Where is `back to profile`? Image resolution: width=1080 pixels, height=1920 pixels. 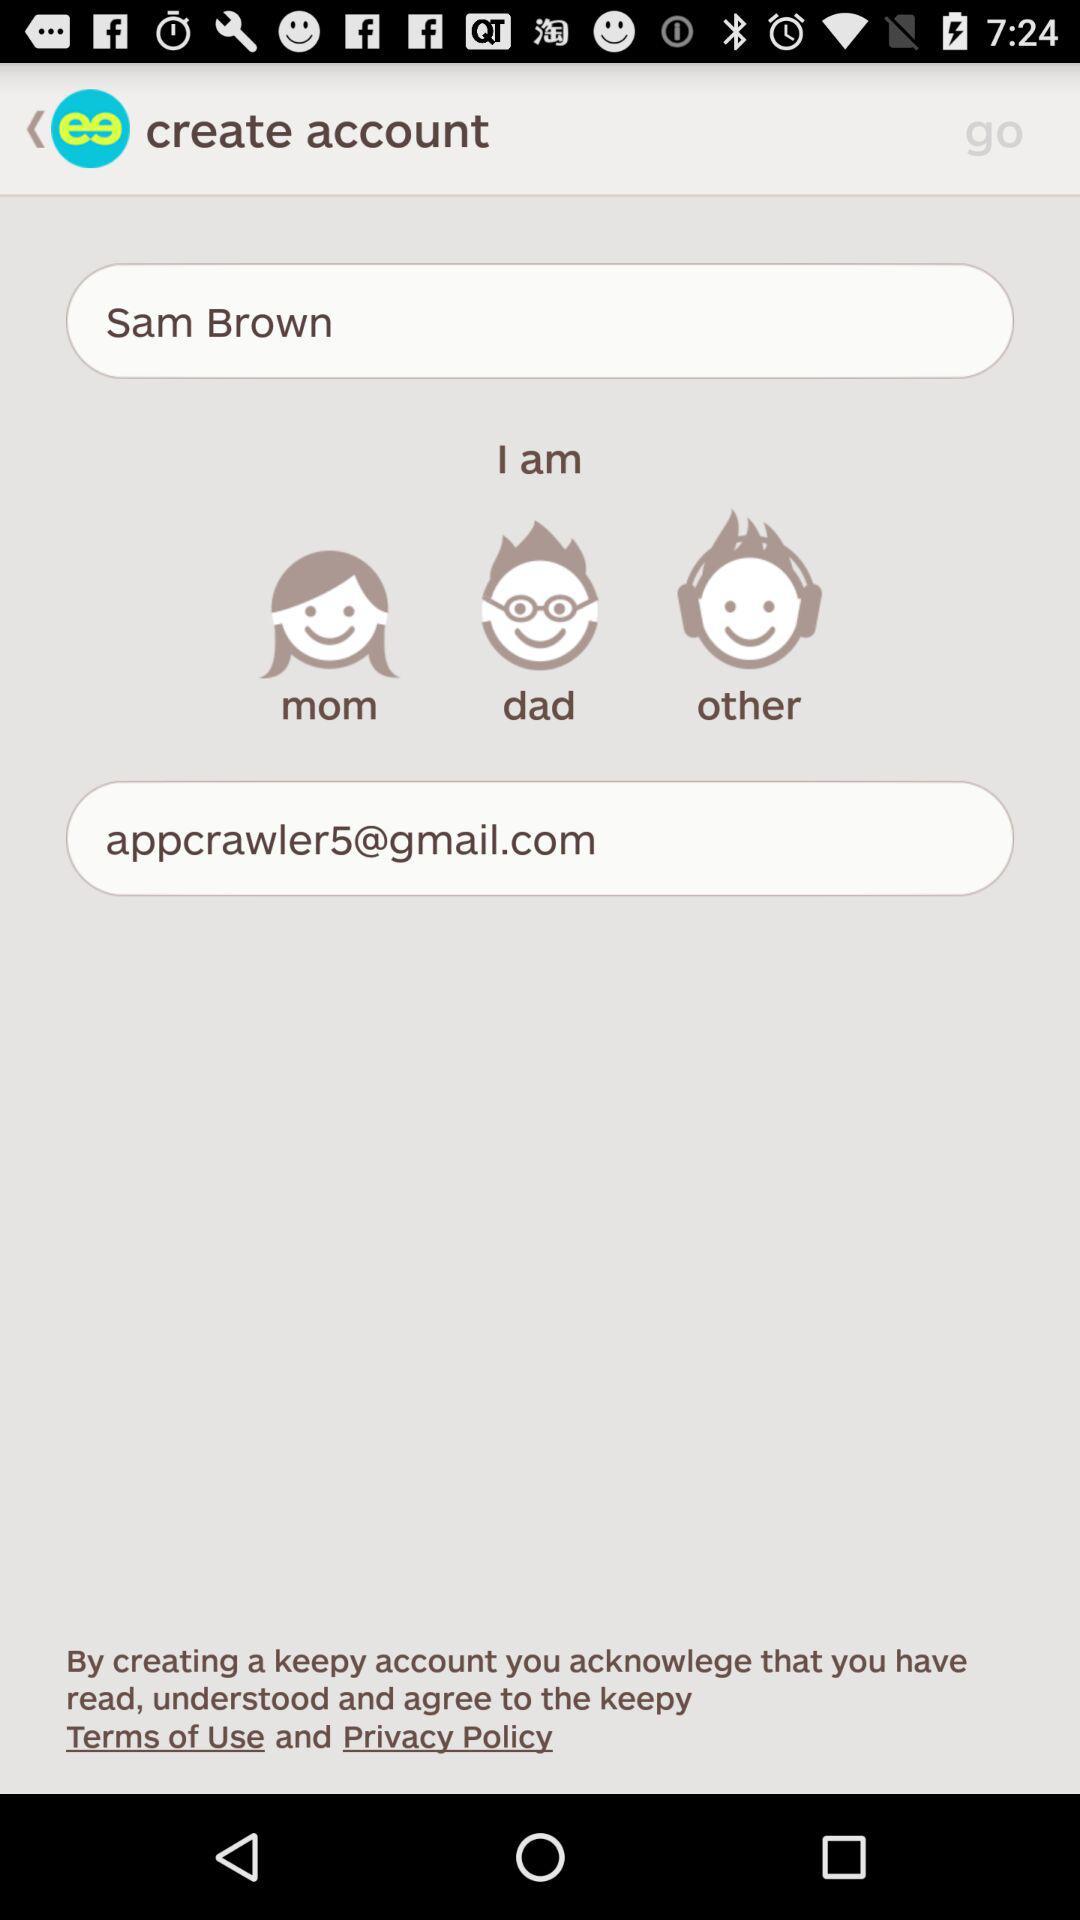
back to profile is located at coordinates (90, 127).